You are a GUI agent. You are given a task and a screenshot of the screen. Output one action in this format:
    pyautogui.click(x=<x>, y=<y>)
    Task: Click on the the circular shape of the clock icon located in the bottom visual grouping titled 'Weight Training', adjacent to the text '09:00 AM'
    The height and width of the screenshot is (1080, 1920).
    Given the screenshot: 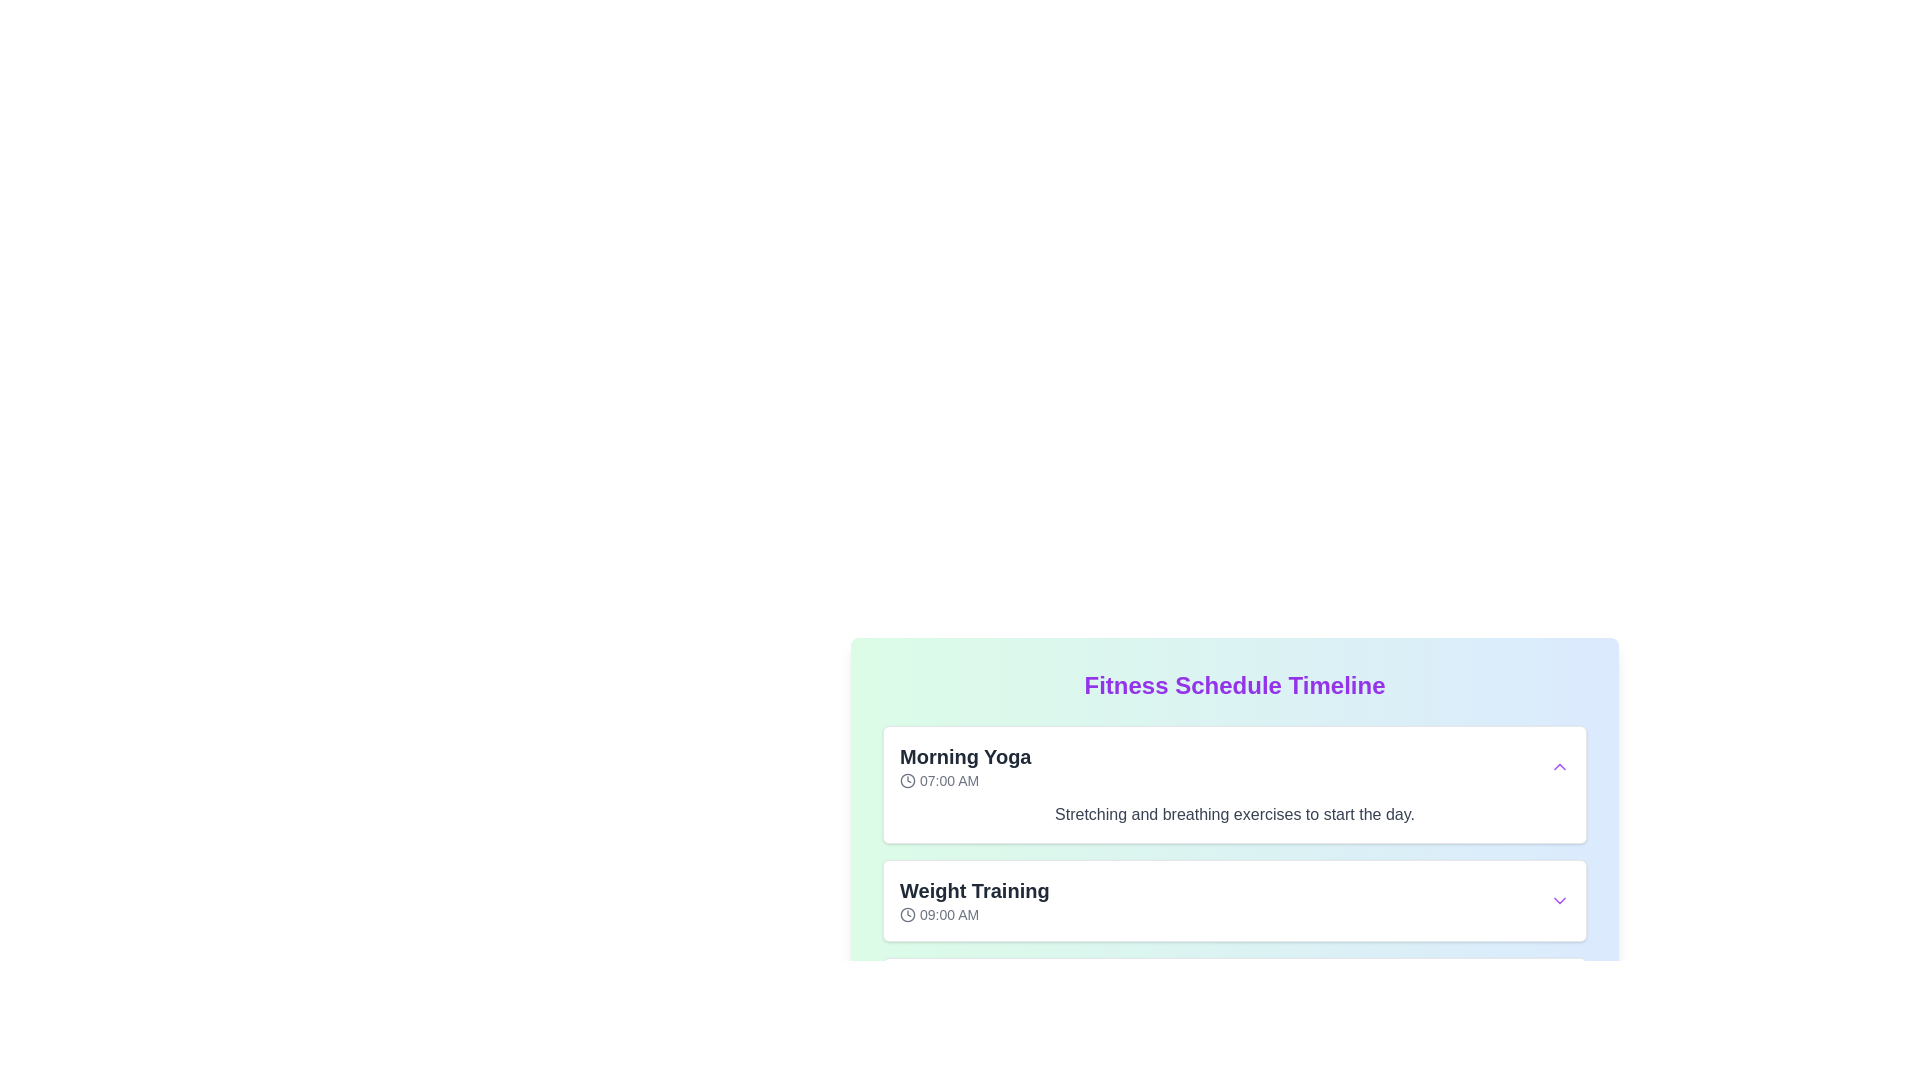 What is the action you would take?
    pyautogui.click(x=906, y=914)
    